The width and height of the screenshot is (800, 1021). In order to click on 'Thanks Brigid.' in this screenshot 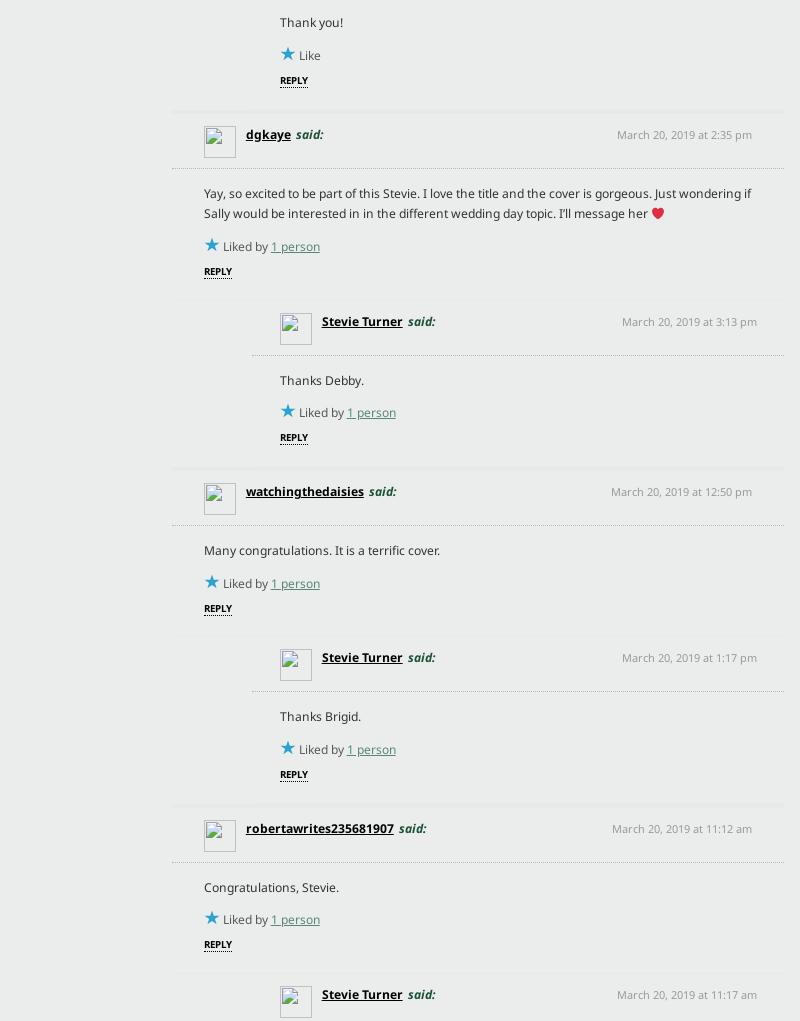, I will do `click(318, 715)`.